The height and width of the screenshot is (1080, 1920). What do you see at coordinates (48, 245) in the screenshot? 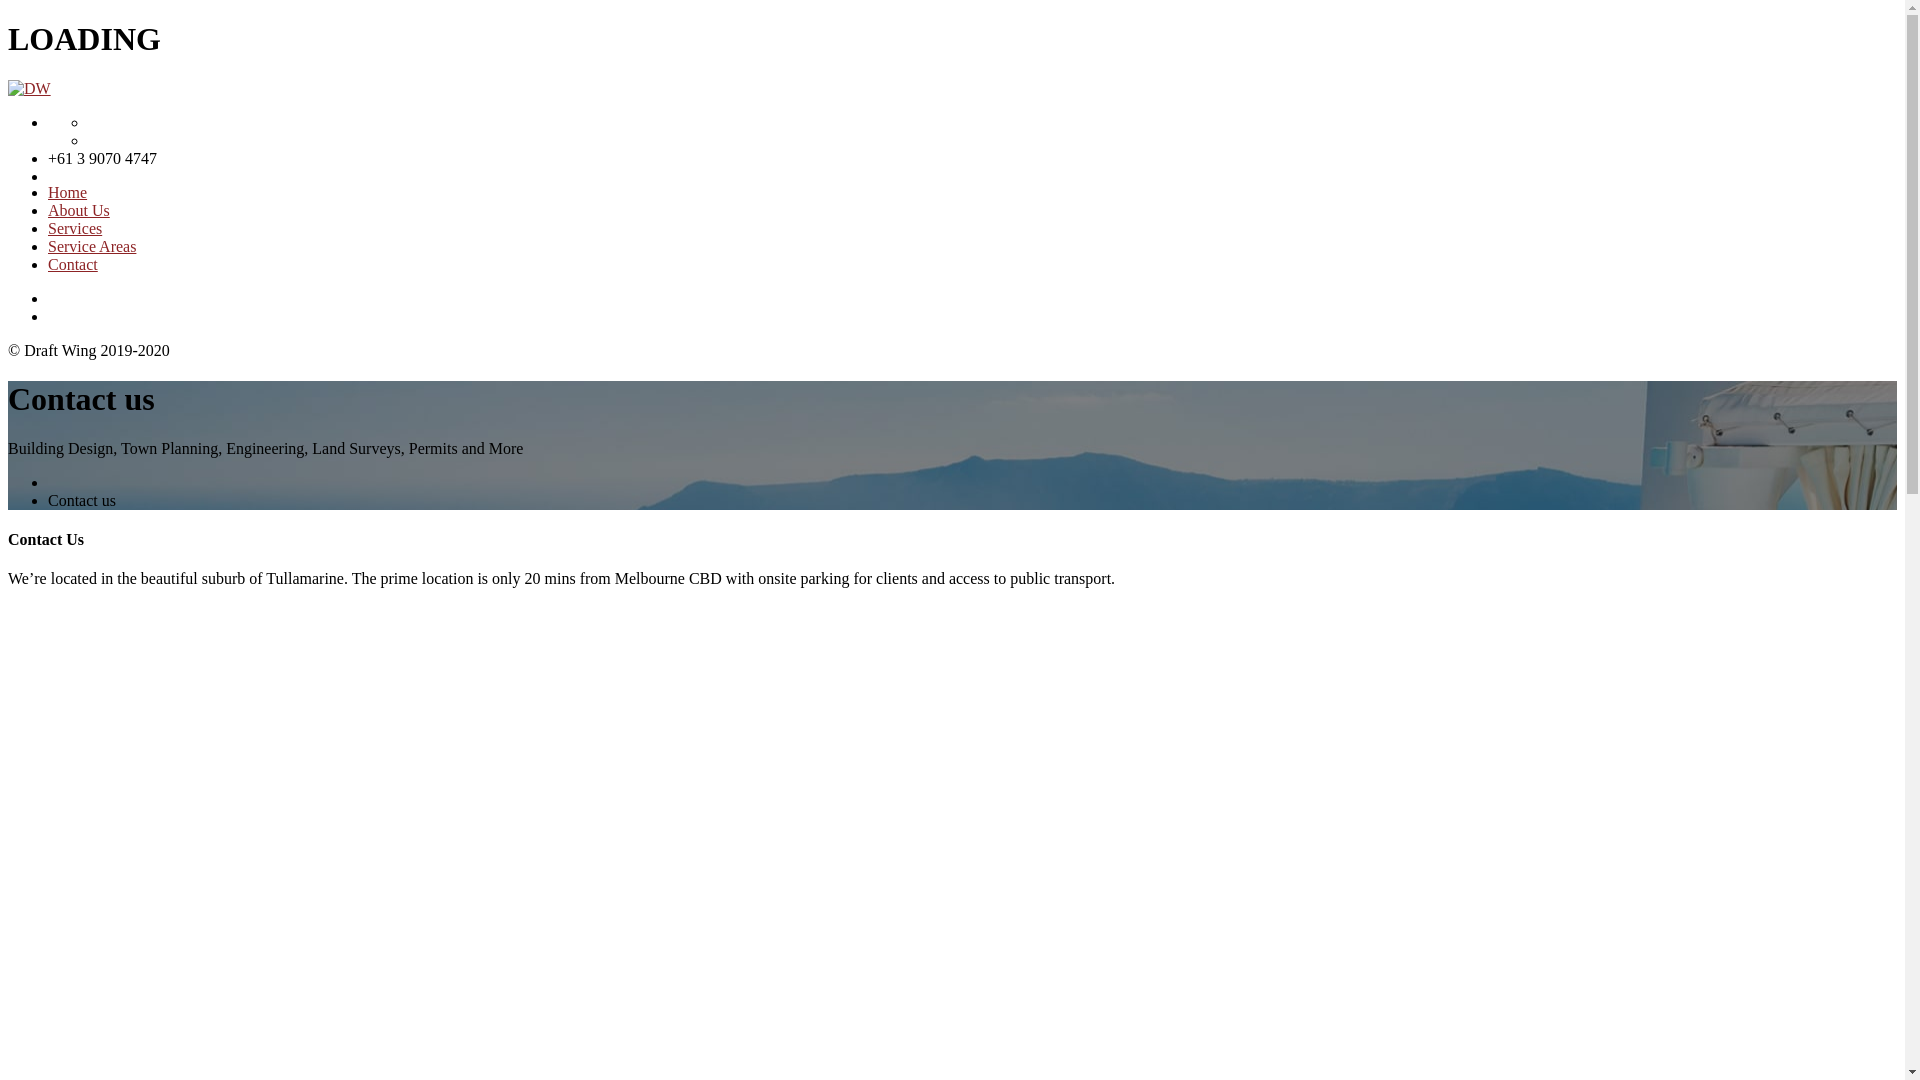
I see `'Service Areas'` at bounding box center [48, 245].